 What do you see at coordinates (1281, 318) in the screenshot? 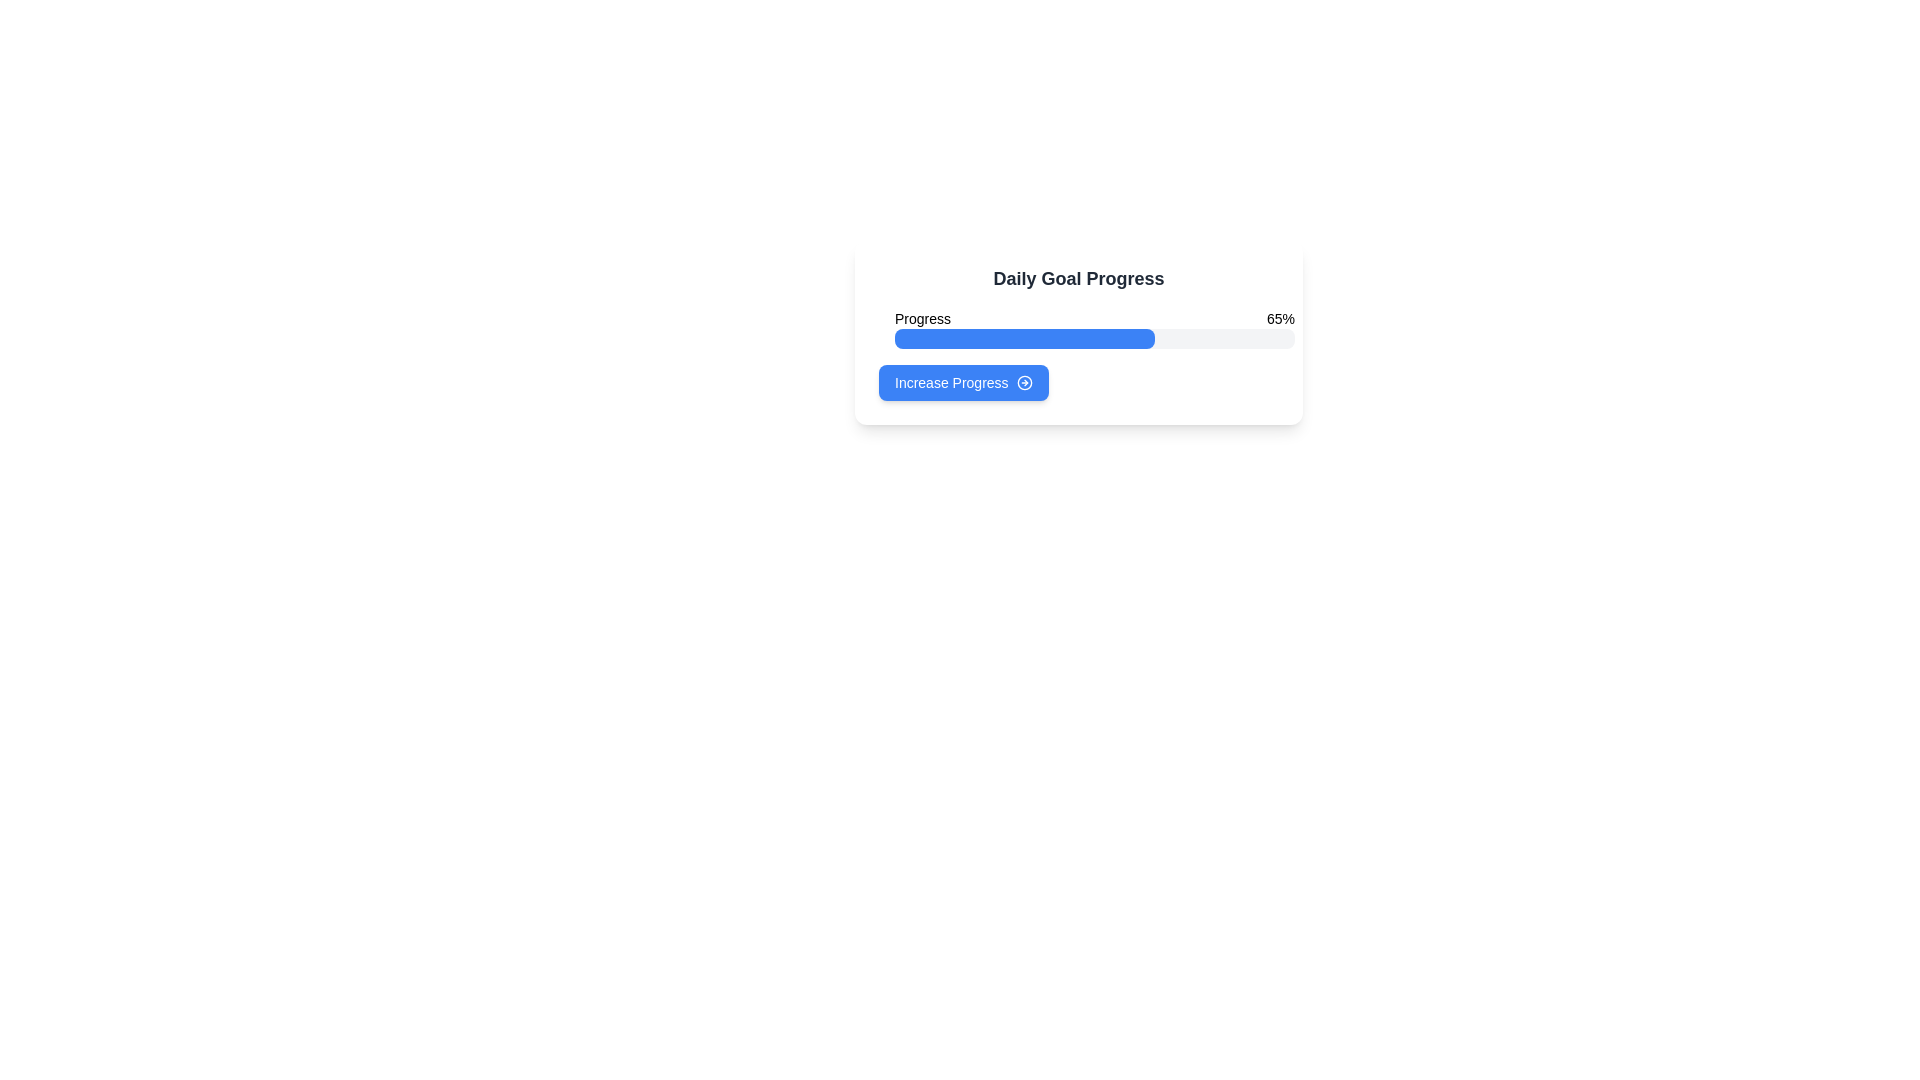
I see `the static text label displaying '65%' which indicates a percentage value, located to the right of the progress bar in the 'Daily Goal Progress' card` at bounding box center [1281, 318].